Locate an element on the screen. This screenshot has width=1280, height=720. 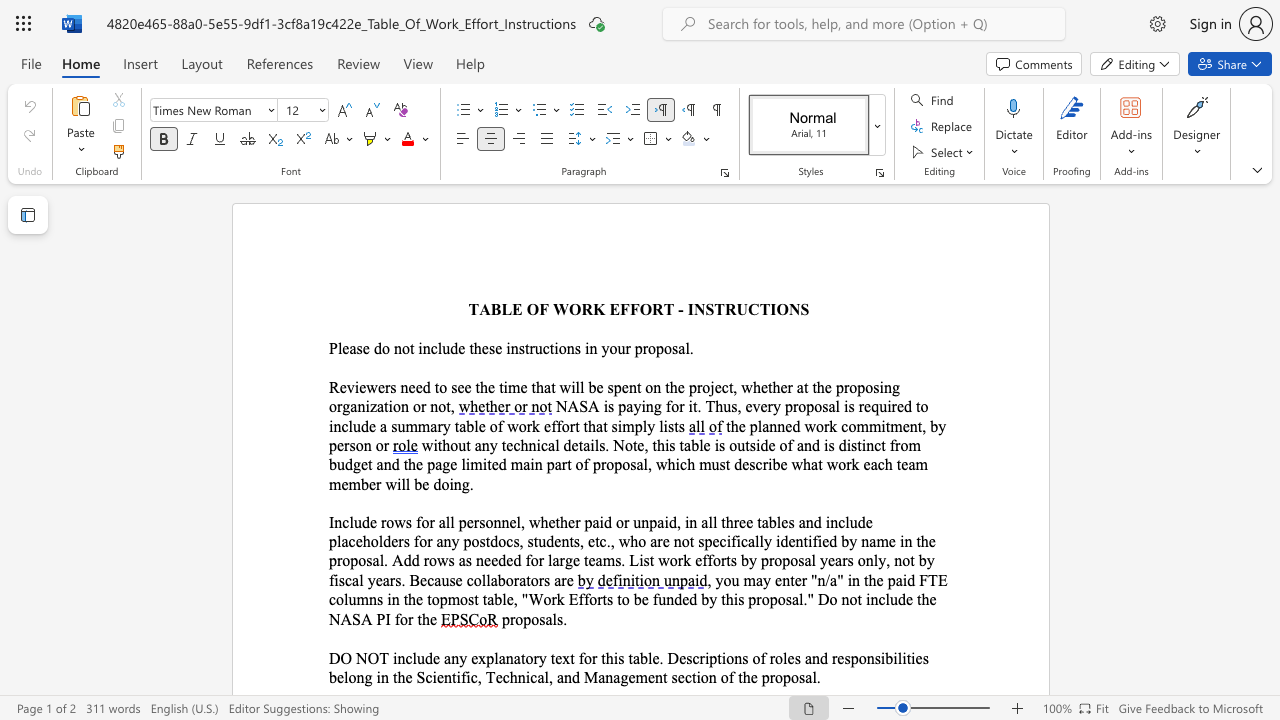
the space between the continuous character "S" and "T" in the text is located at coordinates (714, 309).